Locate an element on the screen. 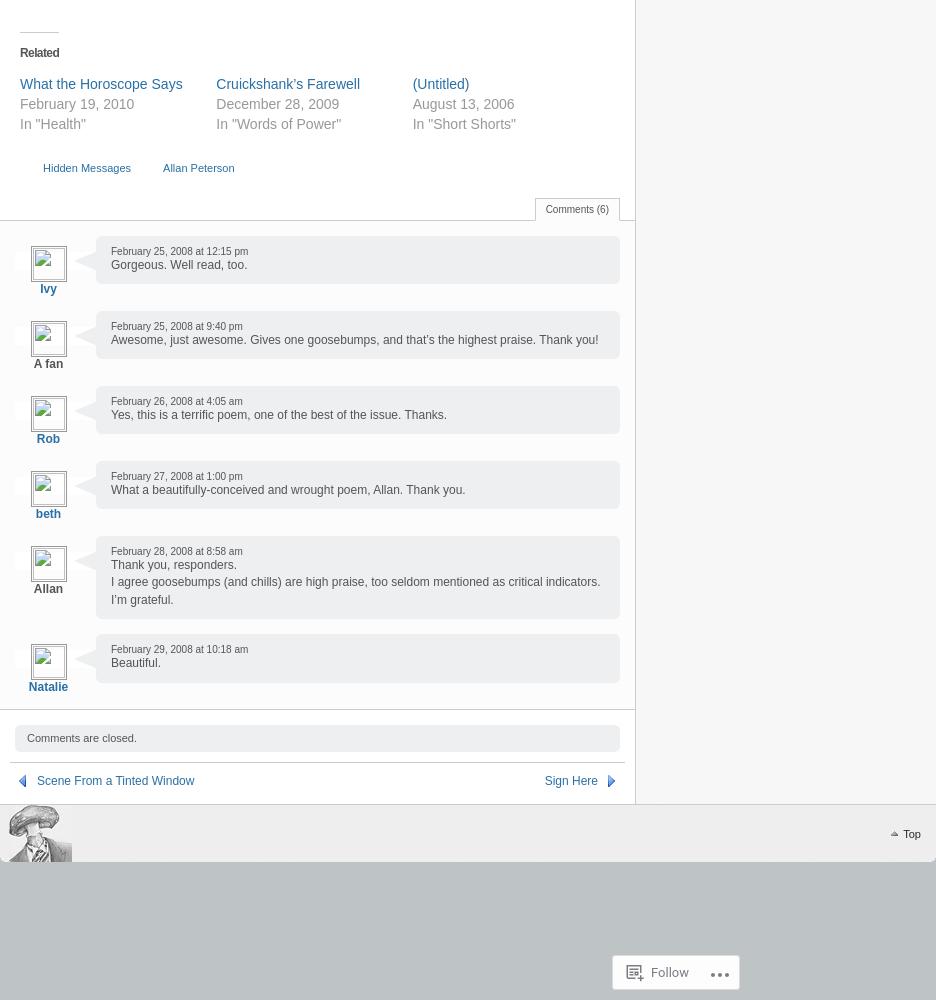 This screenshot has width=936, height=1000. 'February 25, 2008 at 9:40 pm' is located at coordinates (175, 324).